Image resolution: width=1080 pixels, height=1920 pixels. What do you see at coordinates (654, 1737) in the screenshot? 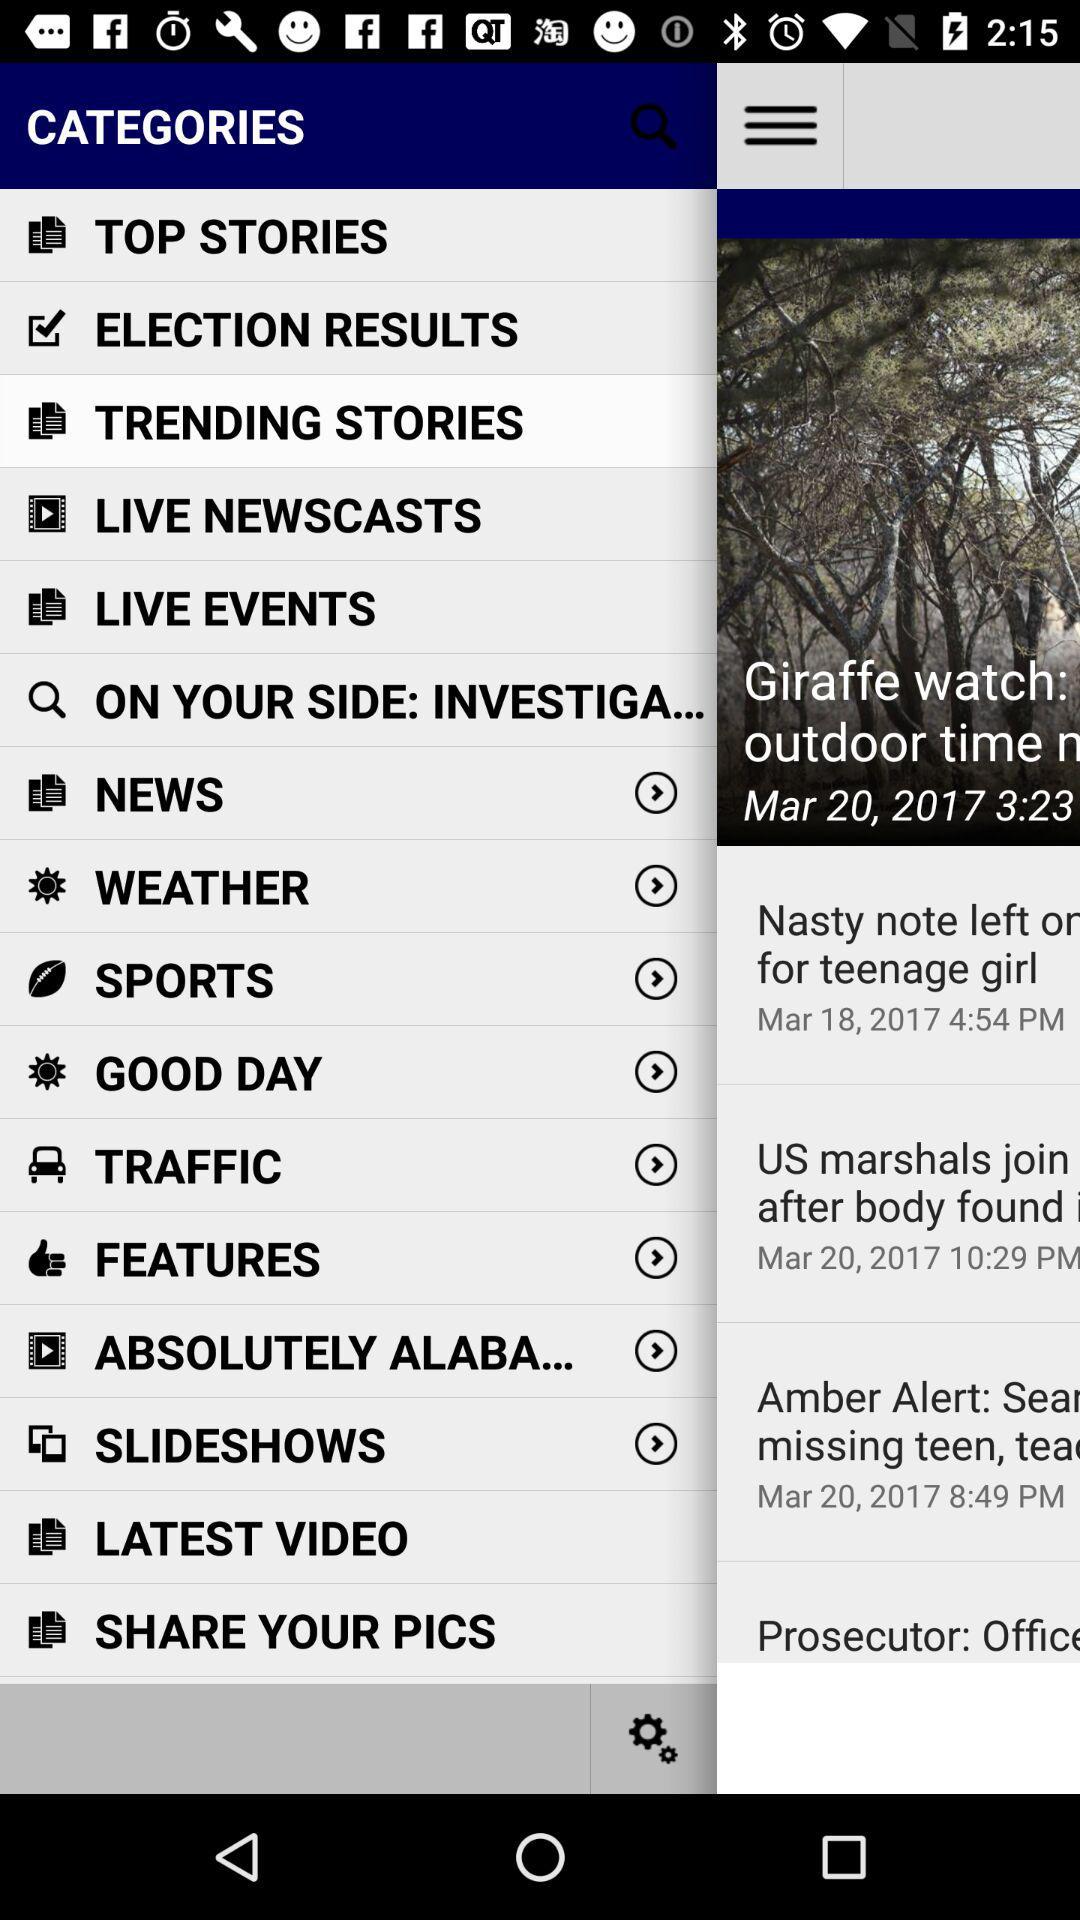
I see `serch` at bounding box center [654, 1737].